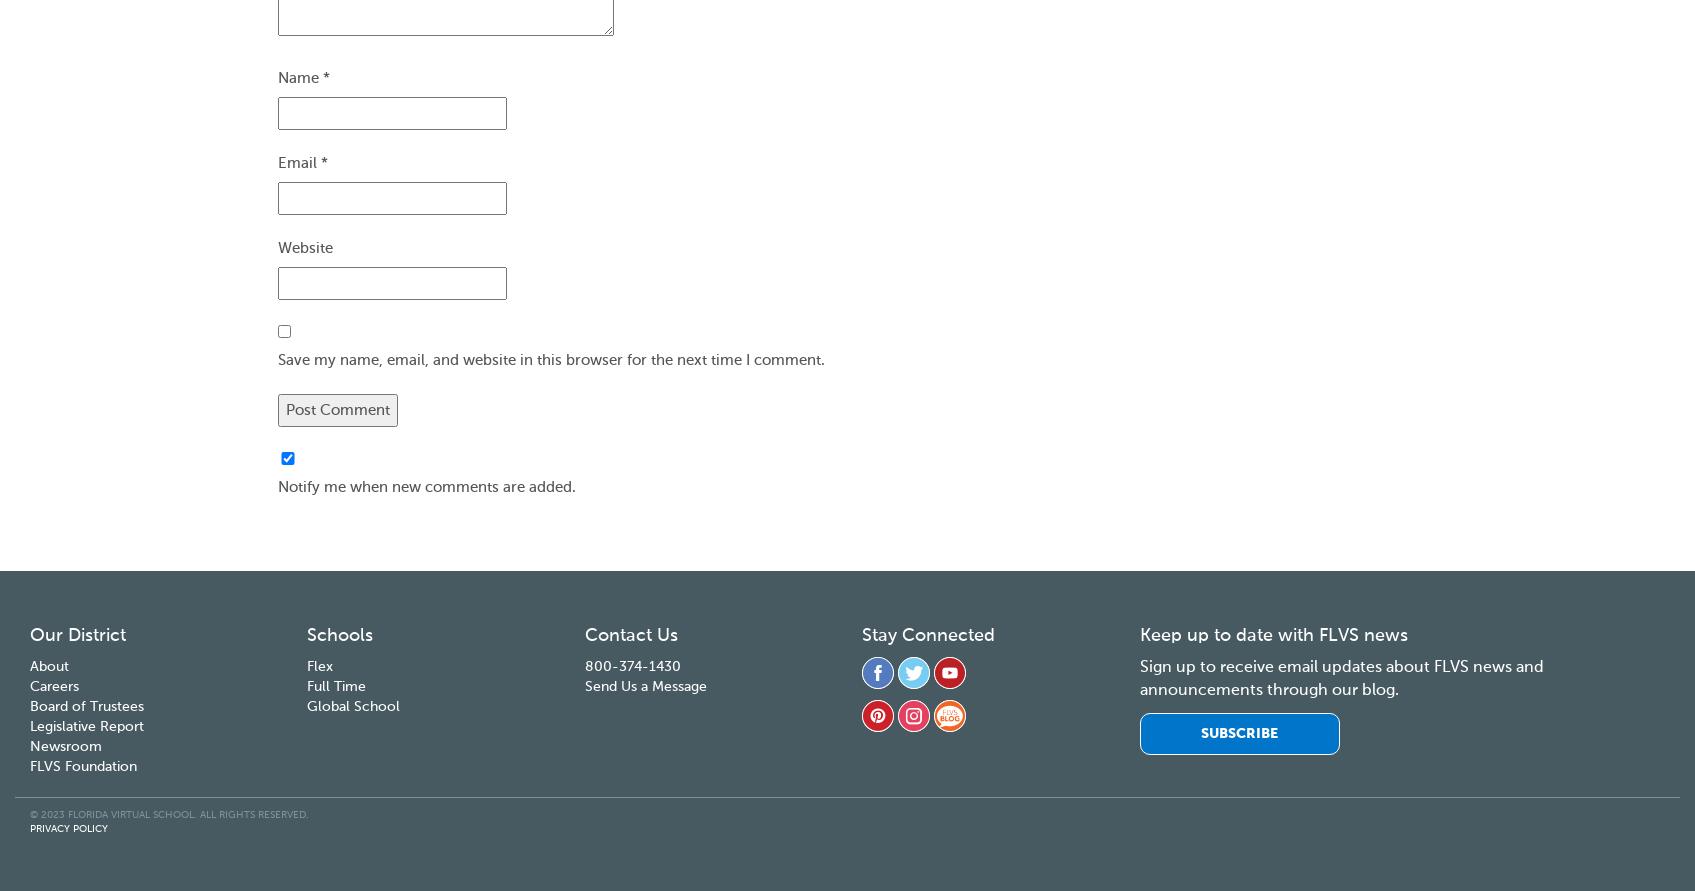 The height and width of the screenshot is (891, 1695). Describe the element at coordinates (643, 684) in the screenshot. I see `'Send Us a Message'` at that location.